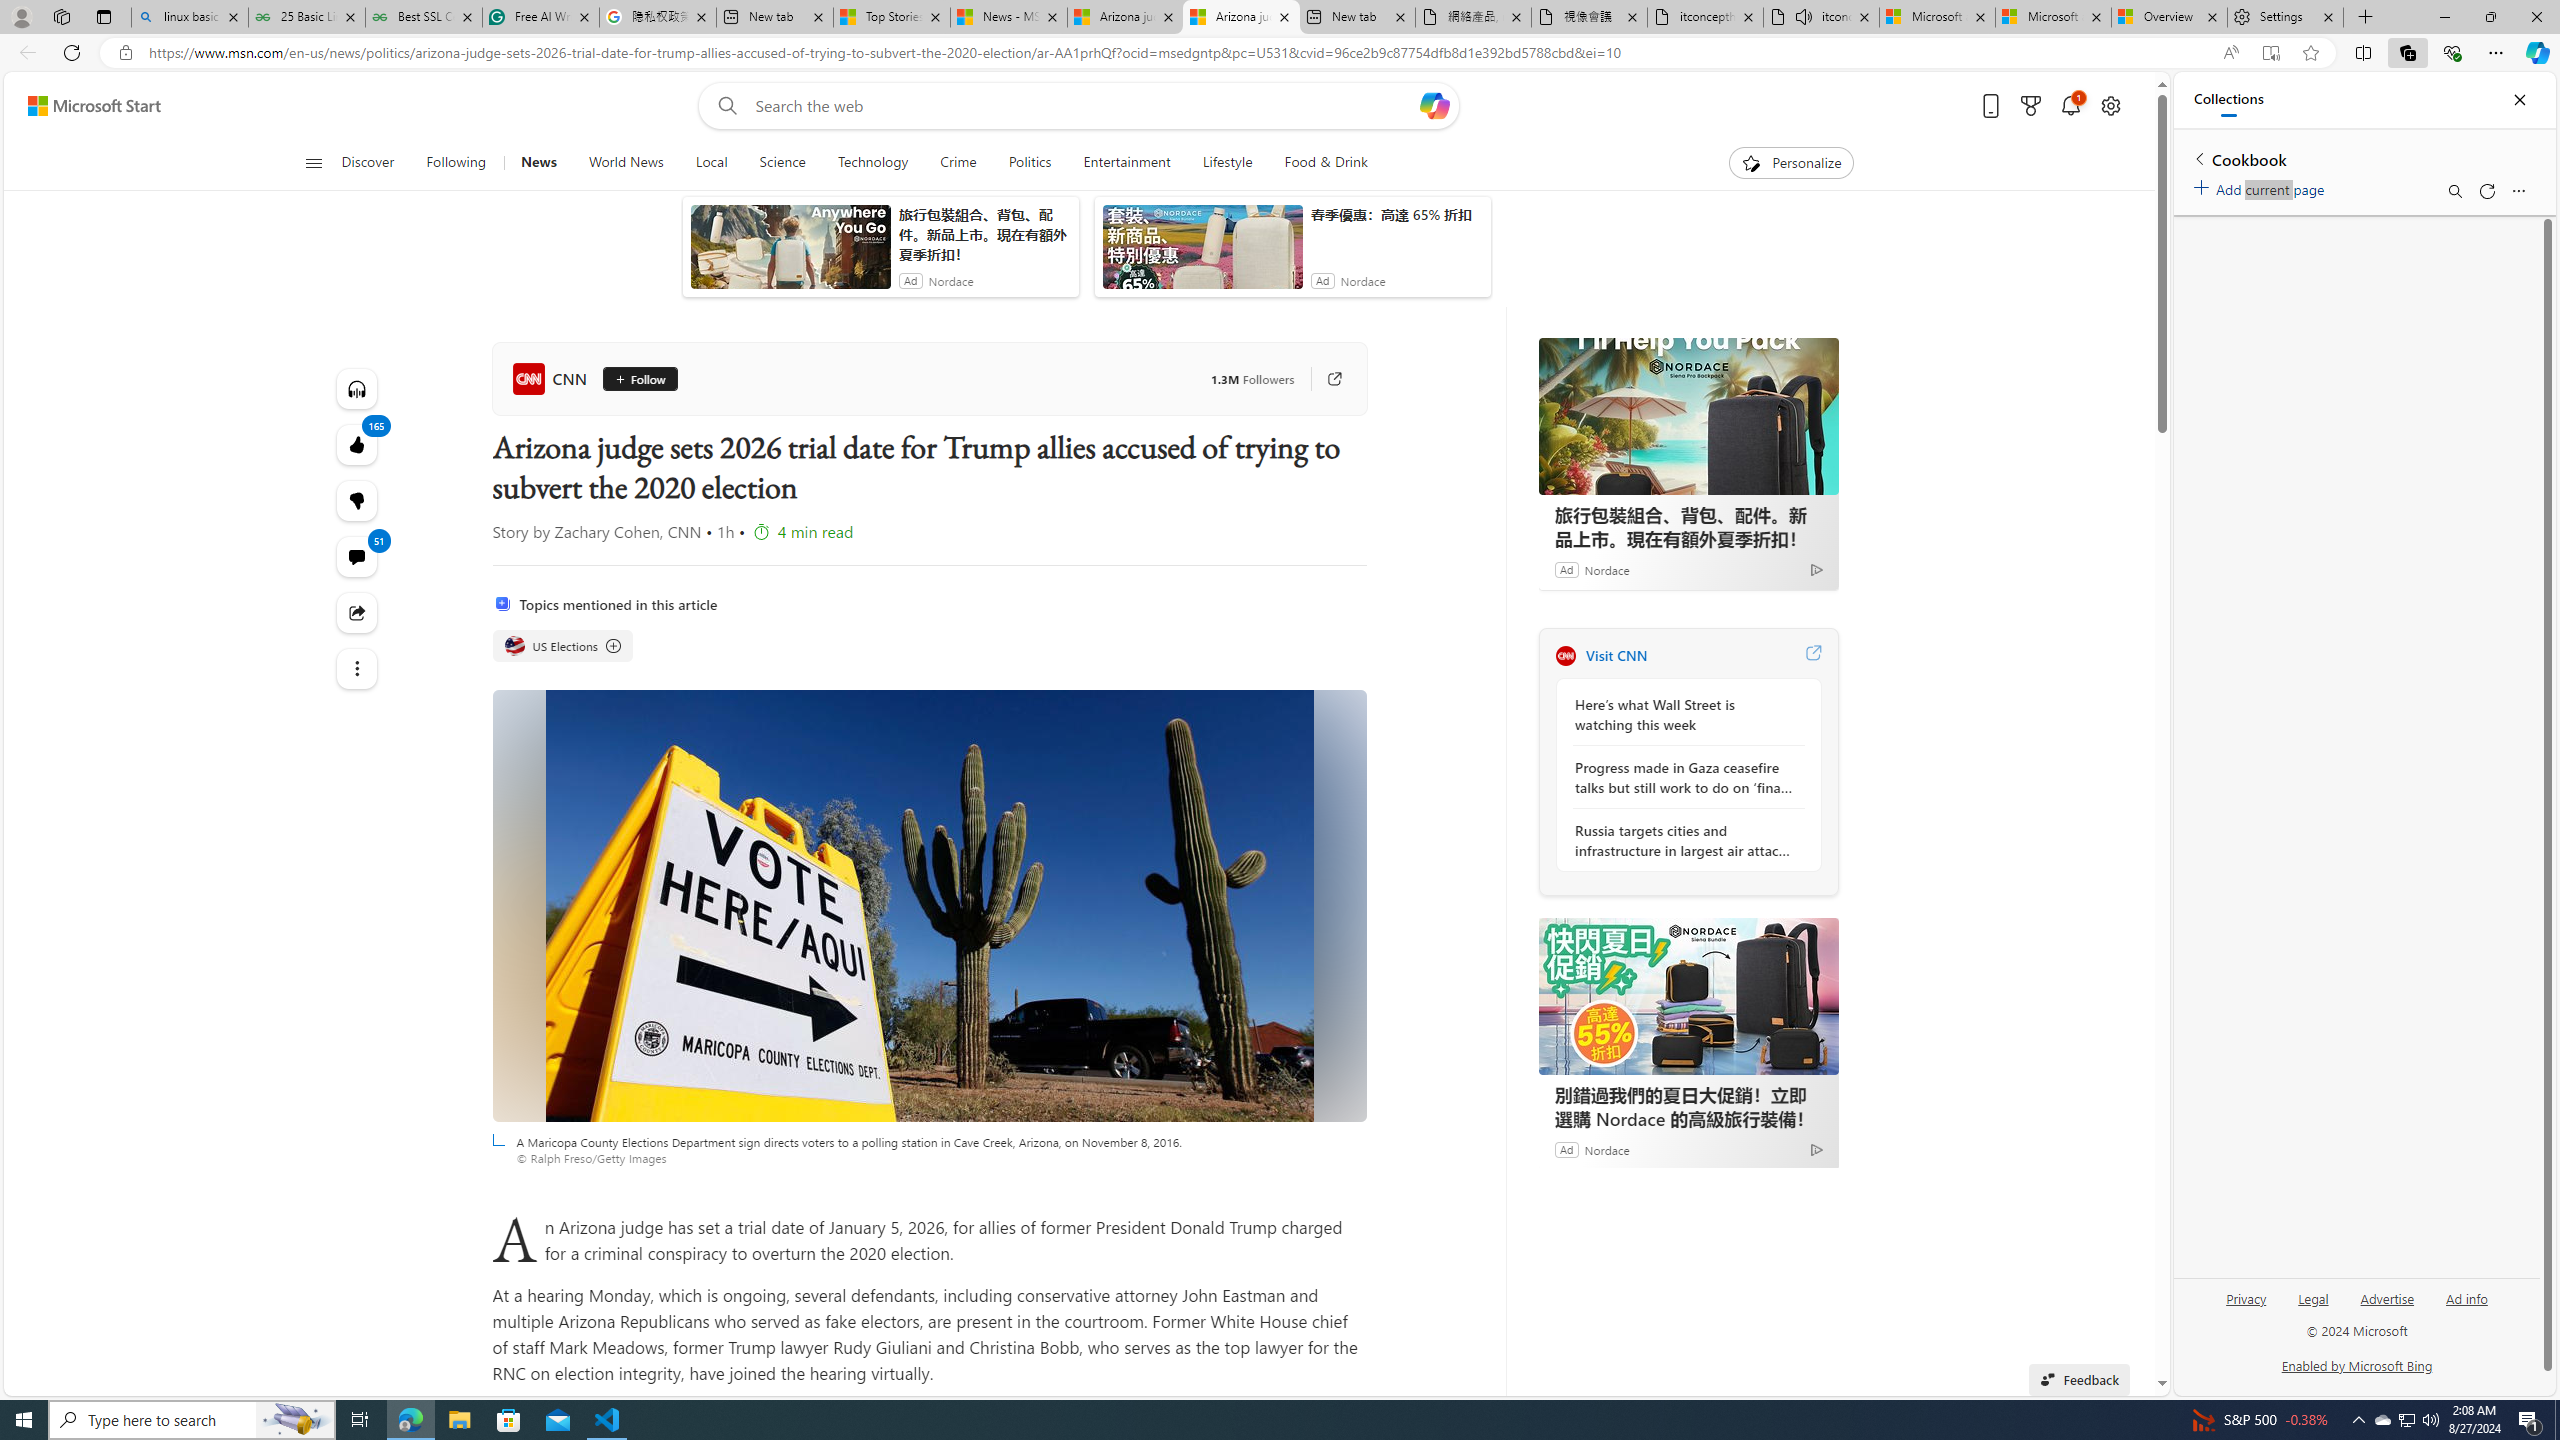 The height and width of the screenshot is (1440, 2560). What do you see at coordinates (354, 501) in the screenshot?
I see `'165'` at bounding box center [354, 501].